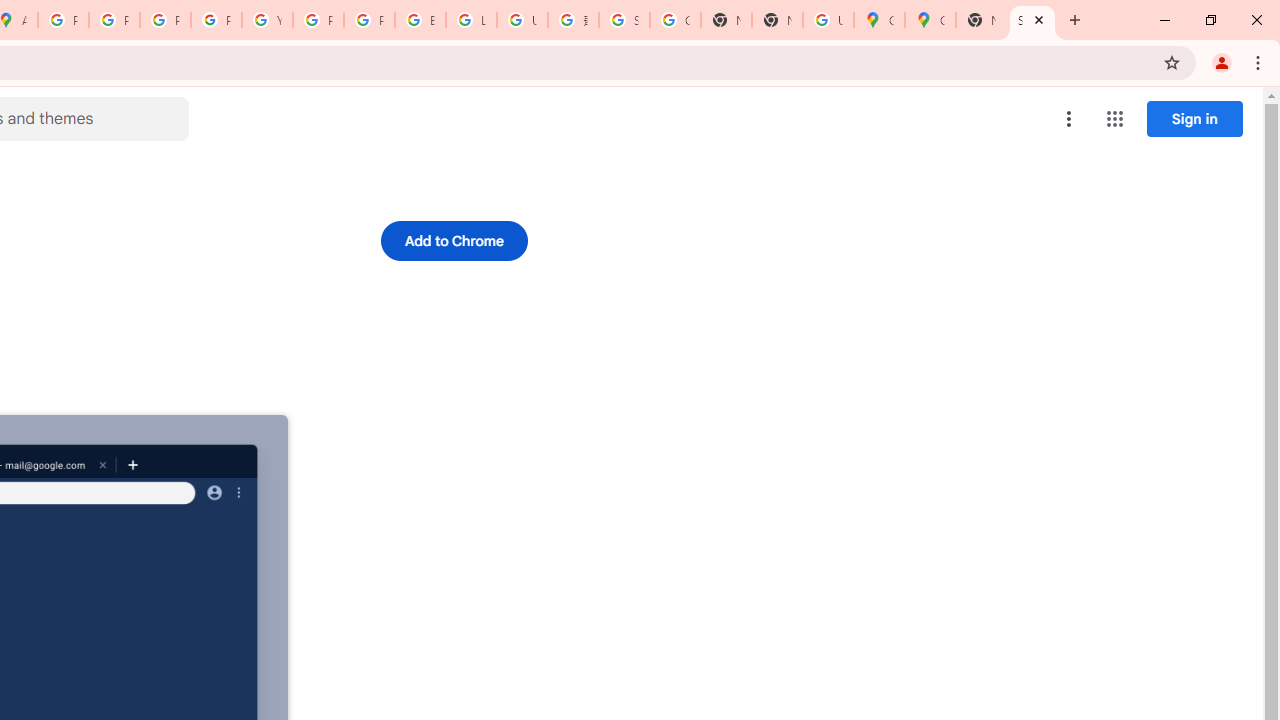  What do you see at coordinates (266, 20) in the screenshot?
I see `'YouTube'` at bounding box center [266, 20].